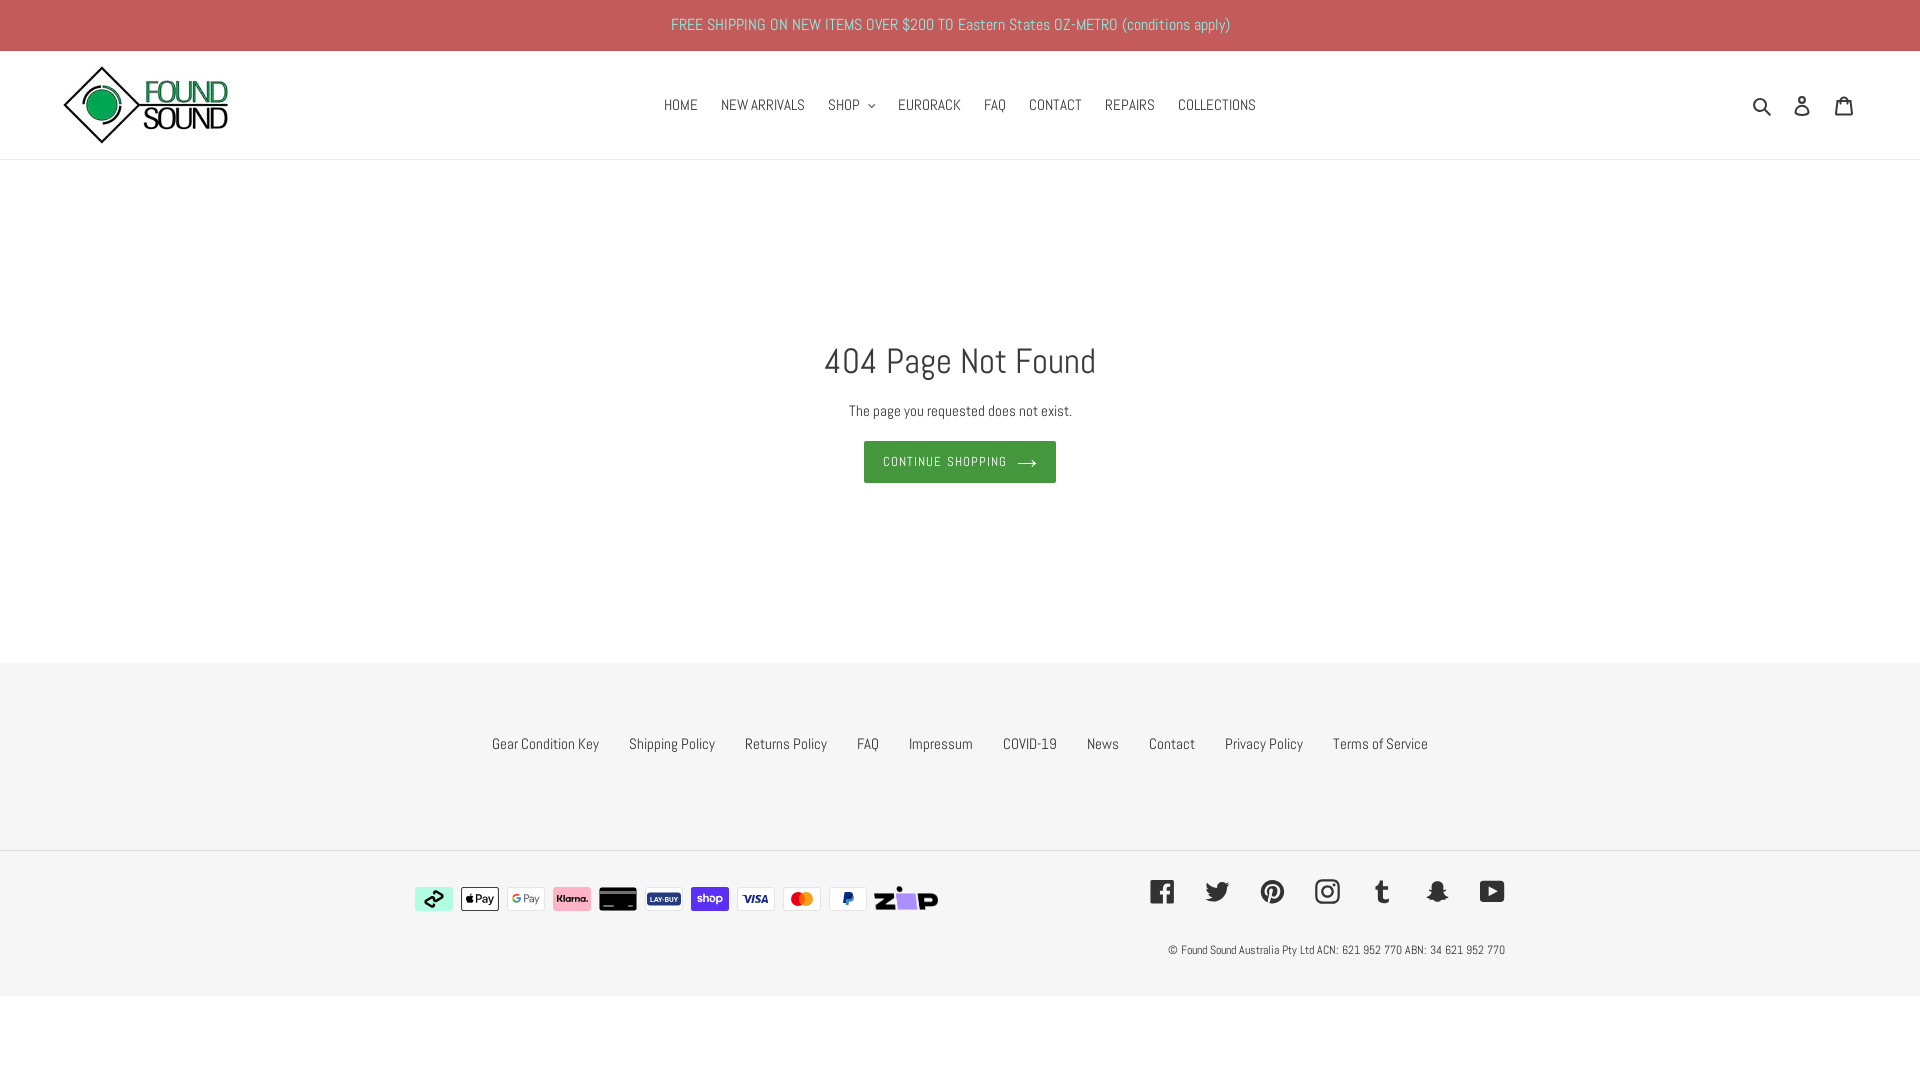 The width and height of the screenshot is (1920, 1080). What do you see at coordinates (1368, 890) in the screenshot?
I see `'Tumblr'` at bounding box center [1368, 890].